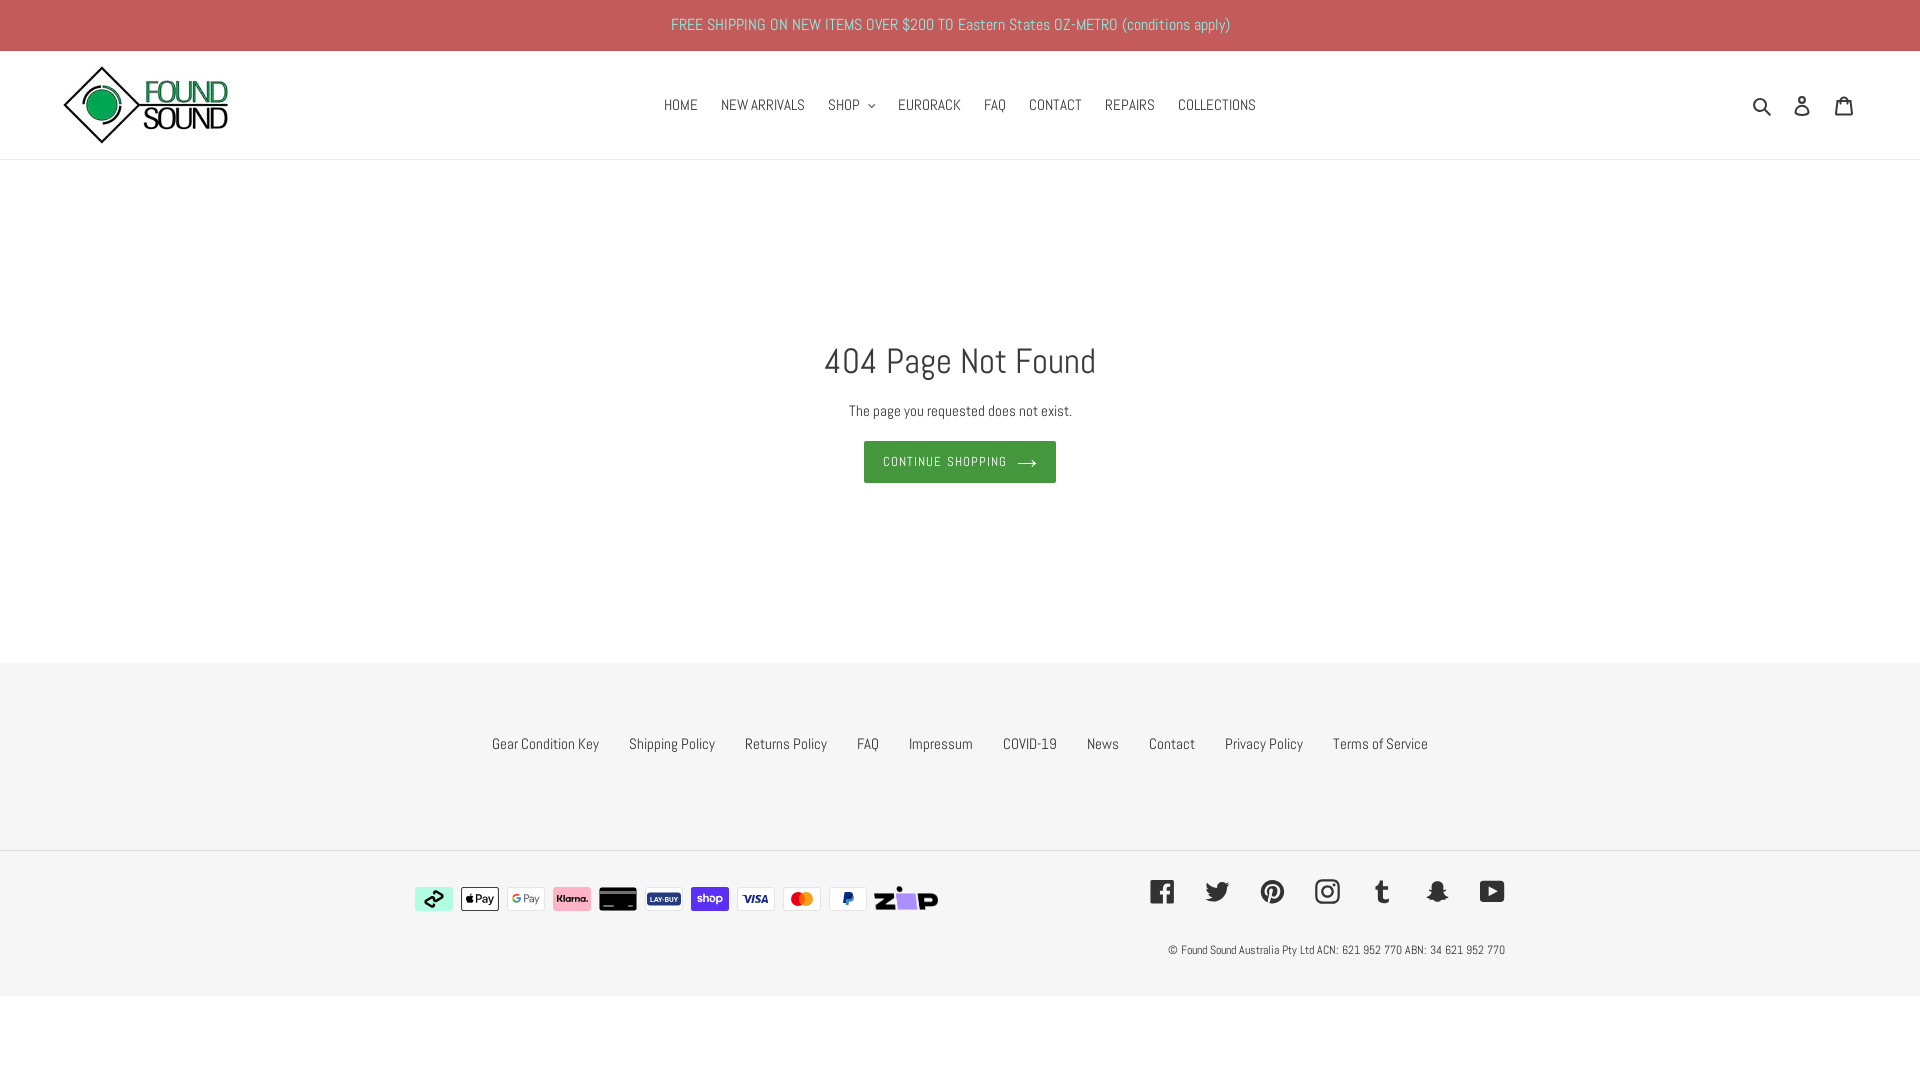 The width and height of the screenshot is (1920, 1080). What do you see at coordinates (1368, 890) in the screenshot?
I see `'Tumblr'` at bounding box center [1368, 890].